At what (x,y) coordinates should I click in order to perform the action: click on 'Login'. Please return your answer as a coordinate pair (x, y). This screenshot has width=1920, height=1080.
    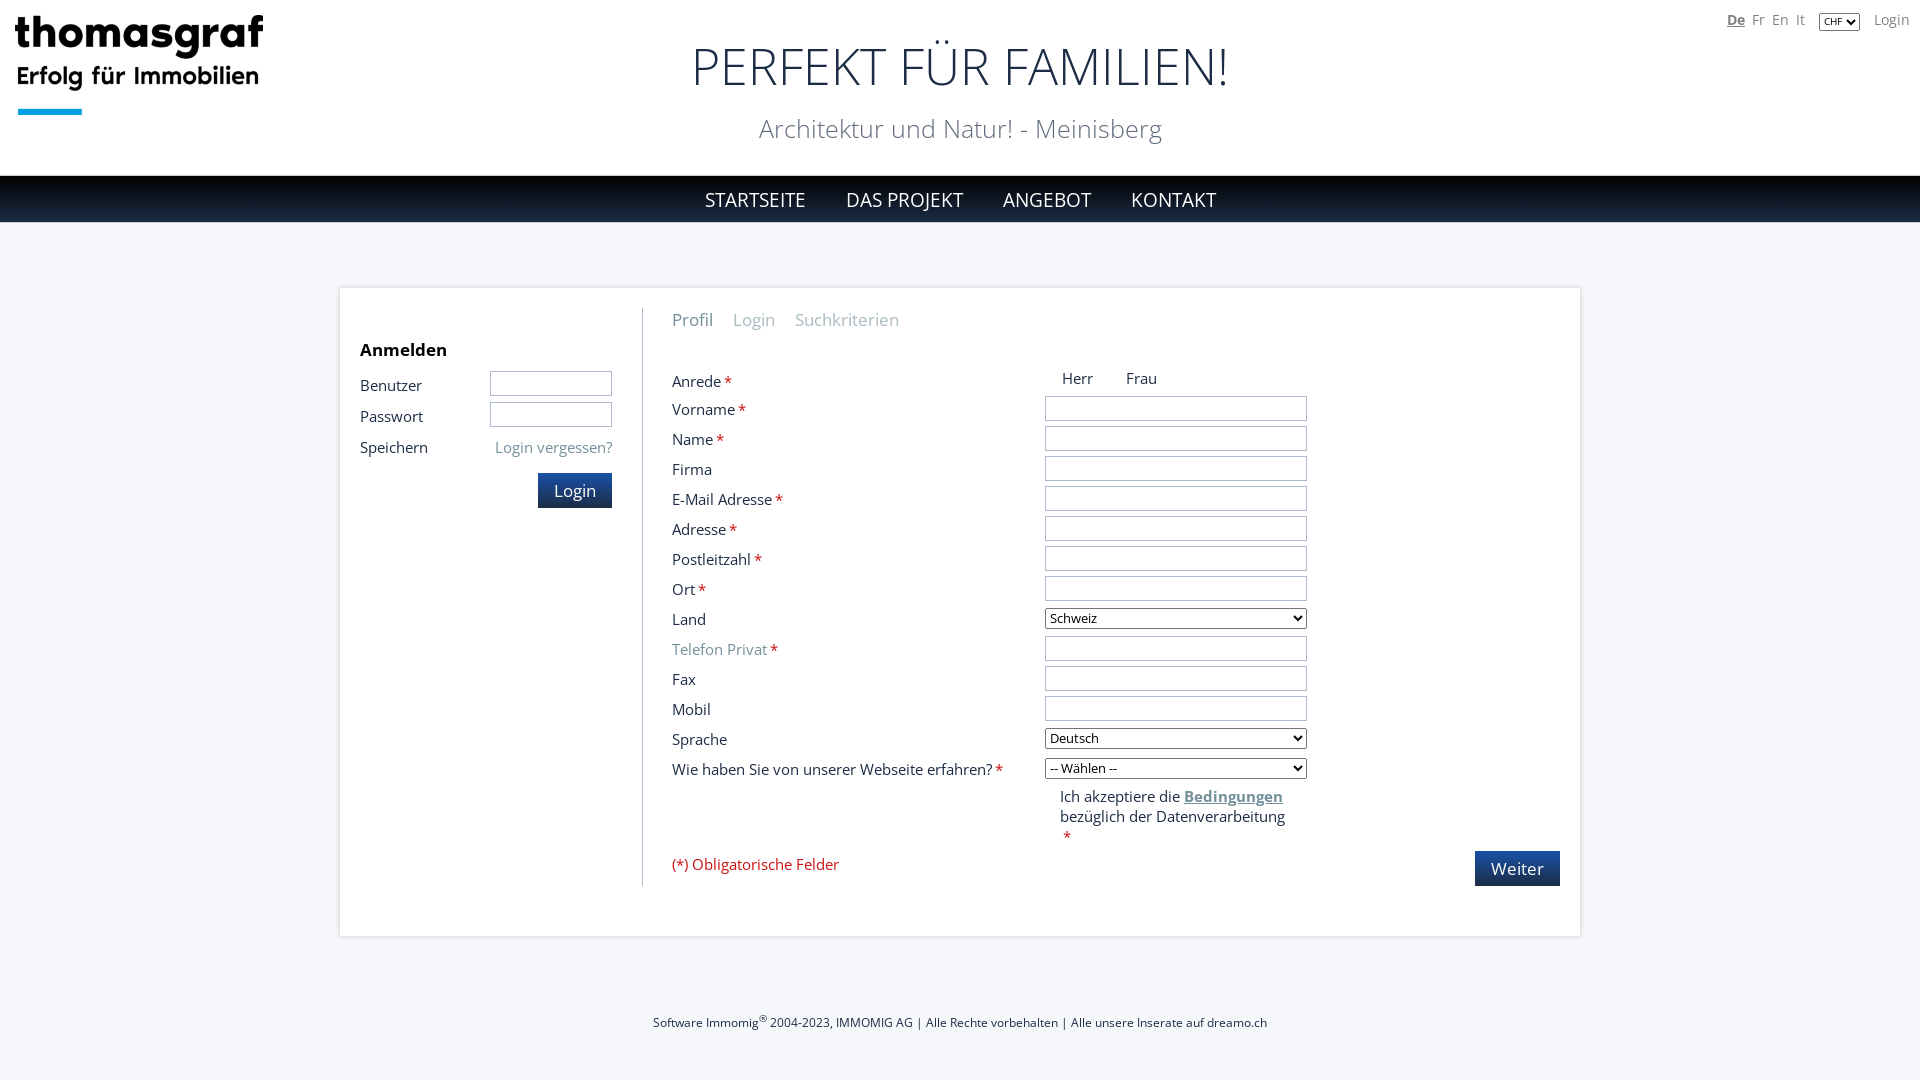
    Looking at the image, I should click on (574, 490).